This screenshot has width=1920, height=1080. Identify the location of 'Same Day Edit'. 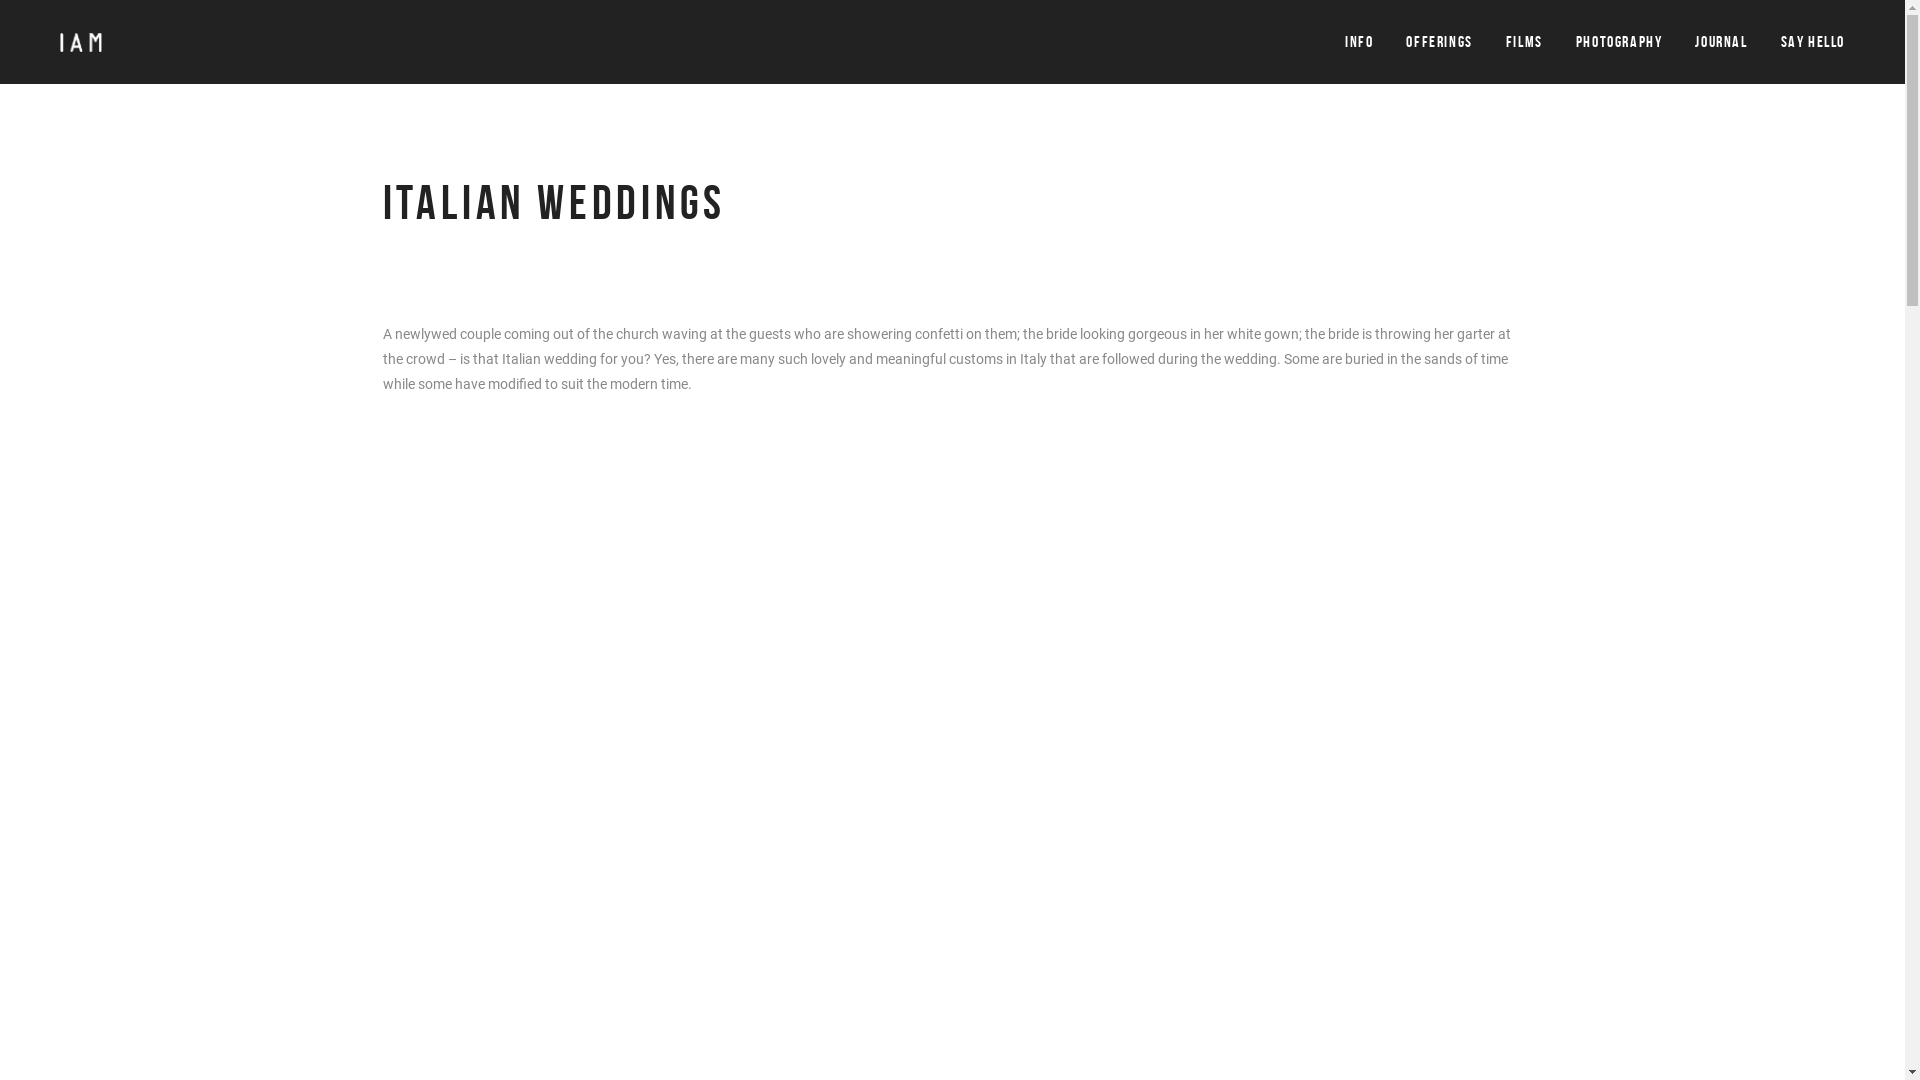
(1205, 792).